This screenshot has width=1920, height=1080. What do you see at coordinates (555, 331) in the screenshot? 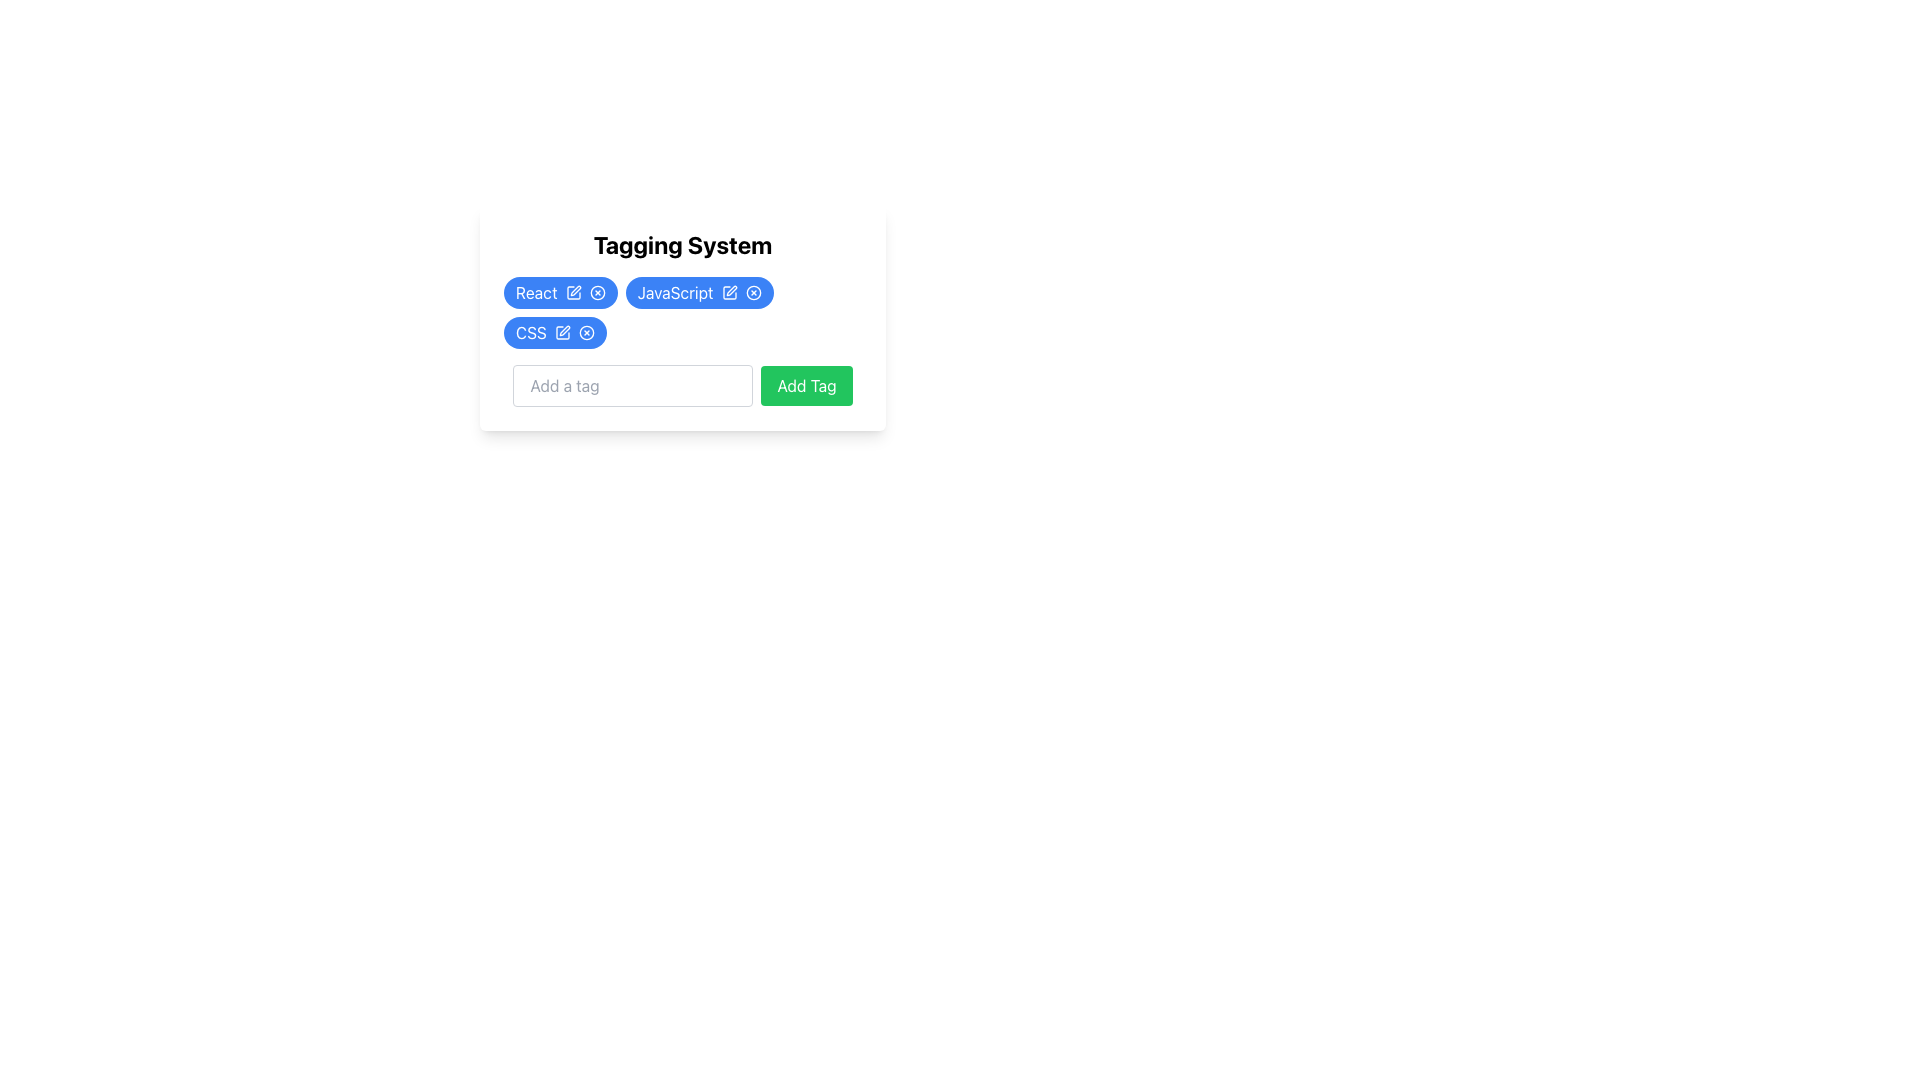
I see `the pen icon associated with the 'CSS' tag` at bounding box center [555, 331].